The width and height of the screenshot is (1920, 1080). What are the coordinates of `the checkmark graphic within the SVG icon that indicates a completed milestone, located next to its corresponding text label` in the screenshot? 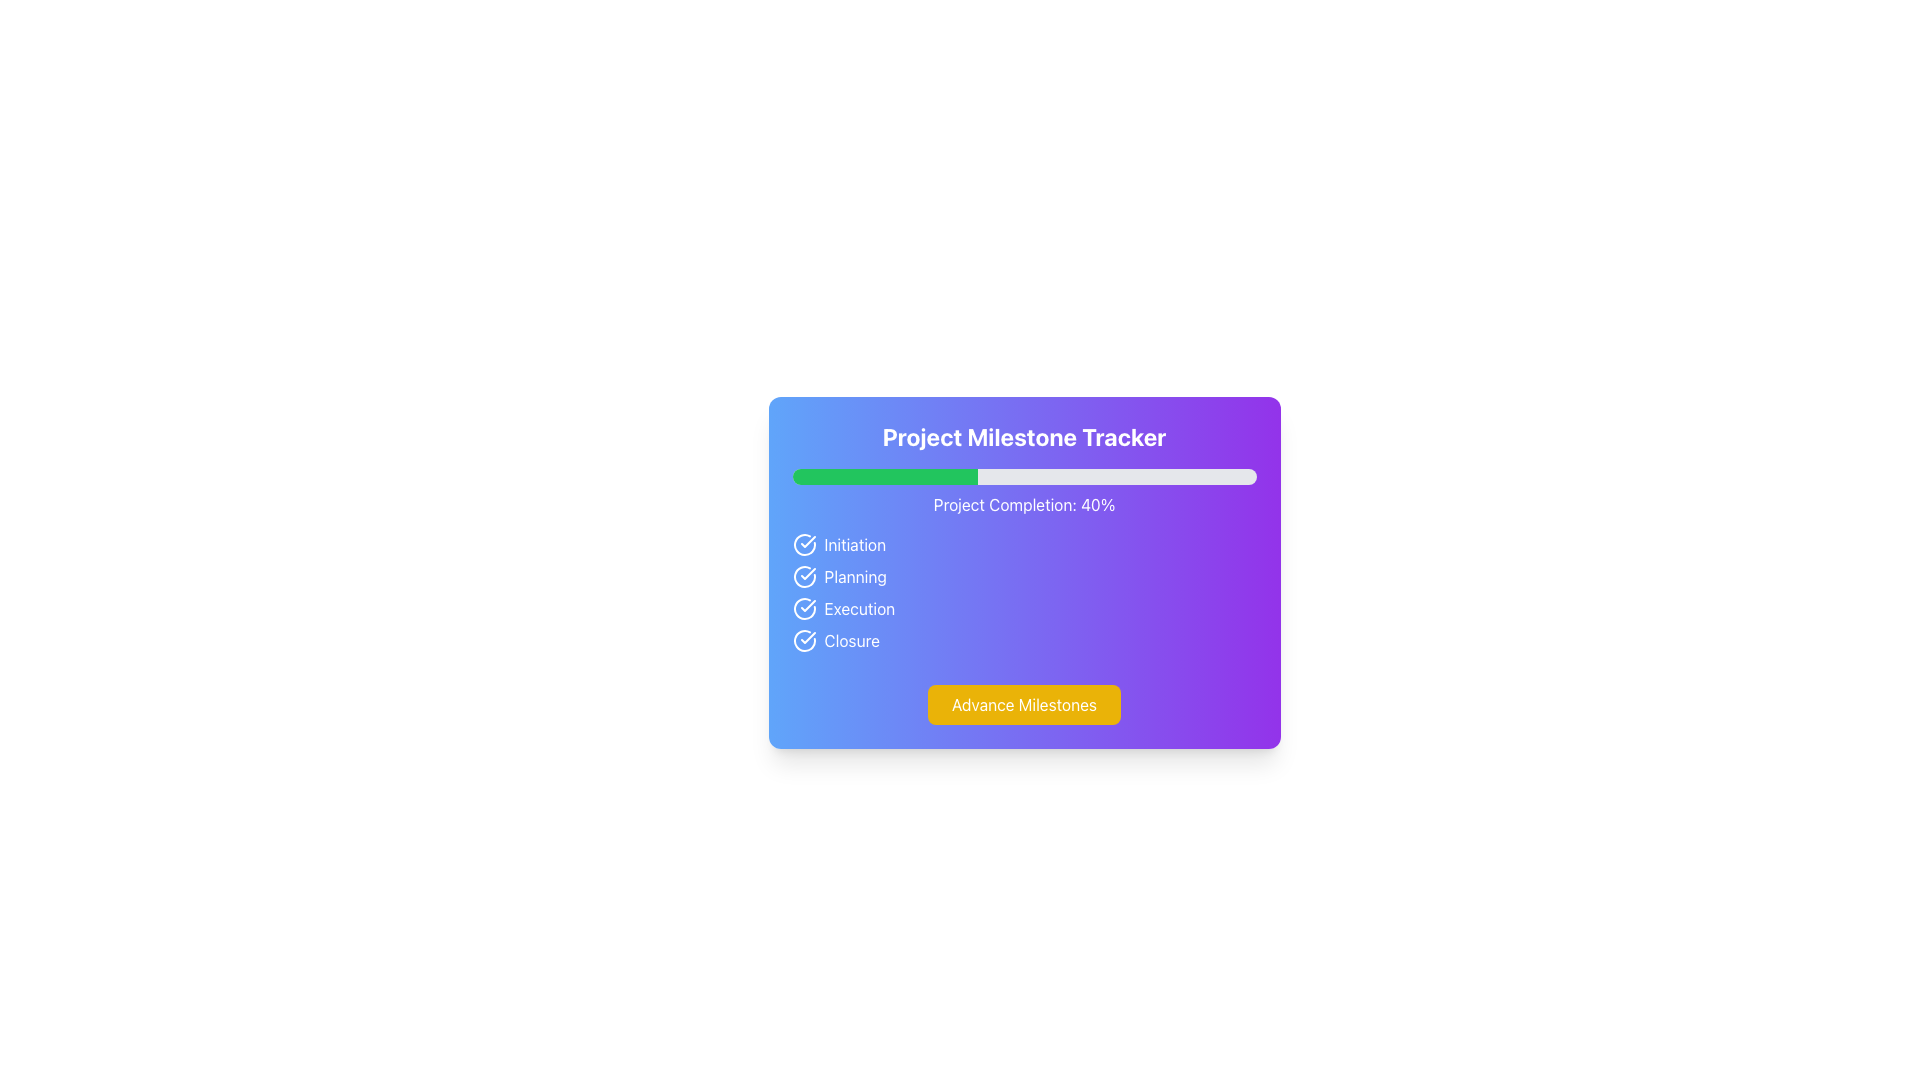 It's located at (807, 542).